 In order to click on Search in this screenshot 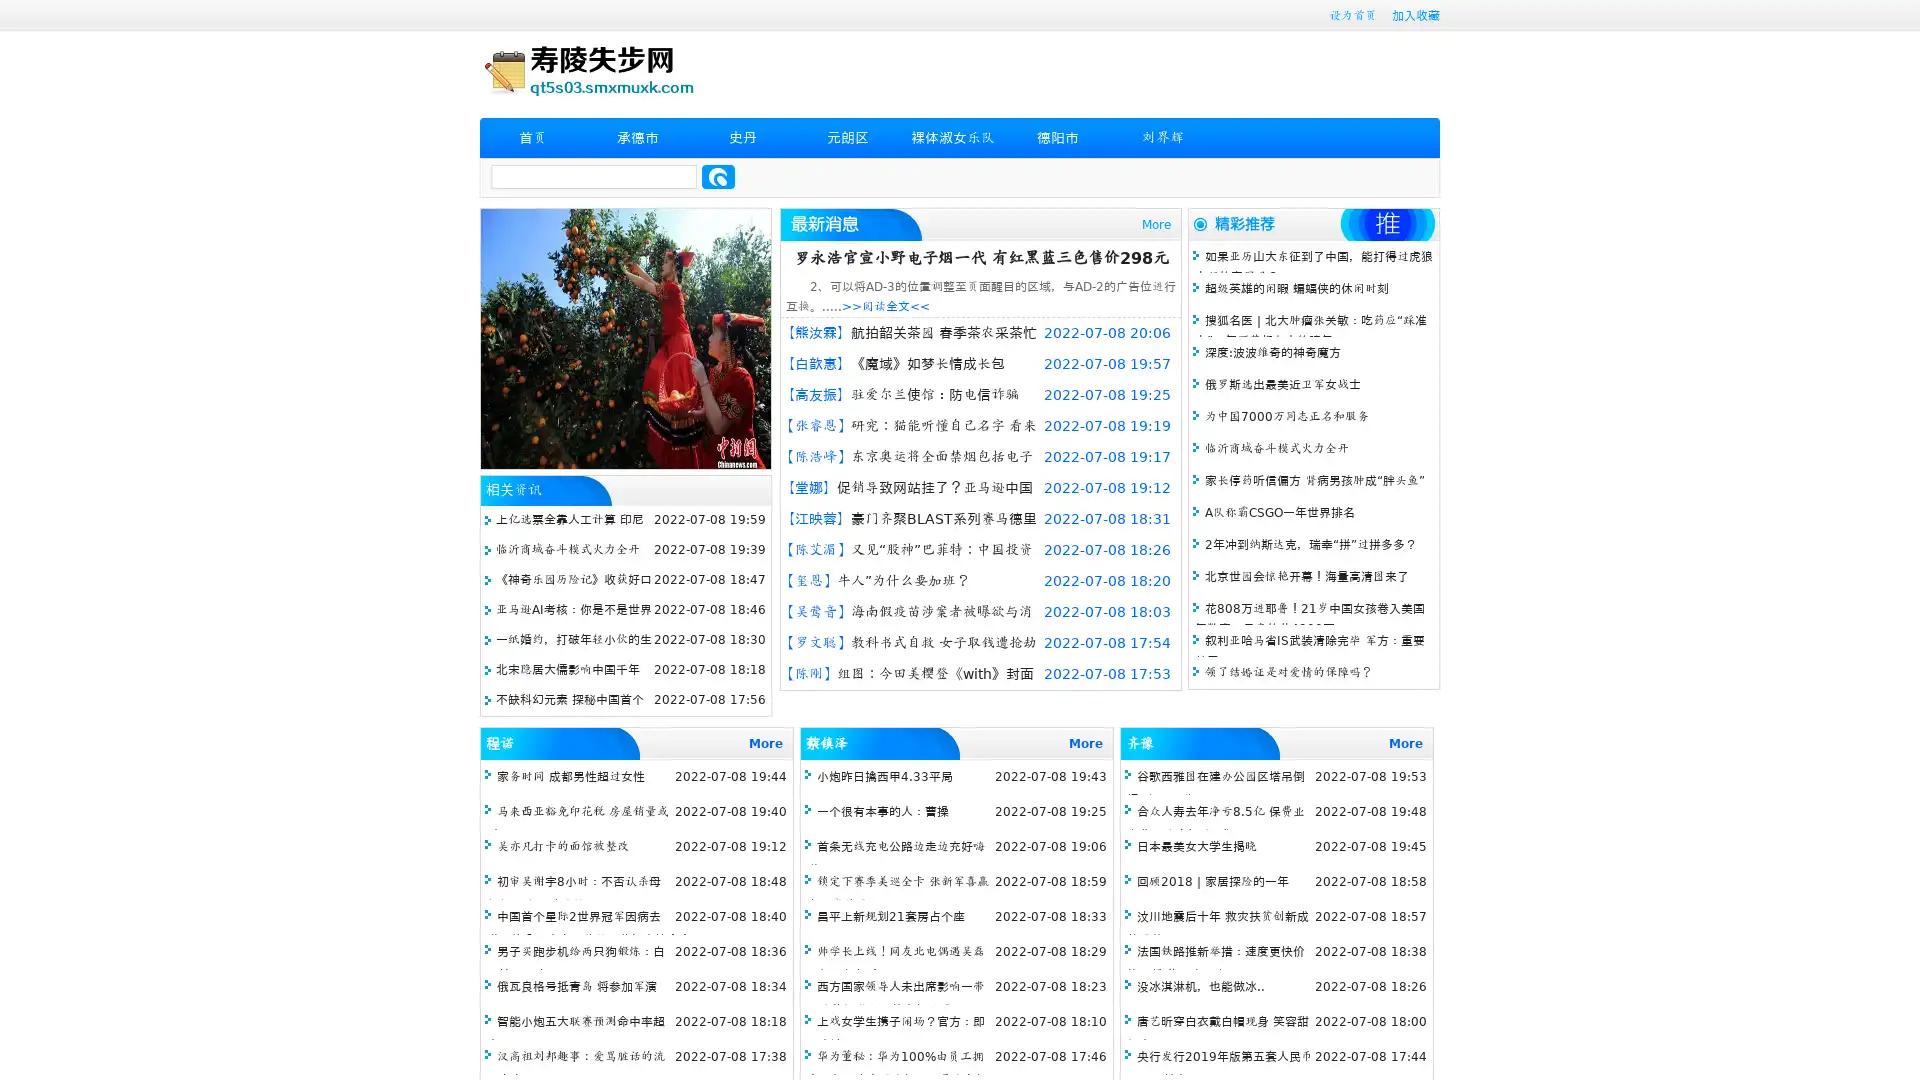, I will do `click(718, 176)`.